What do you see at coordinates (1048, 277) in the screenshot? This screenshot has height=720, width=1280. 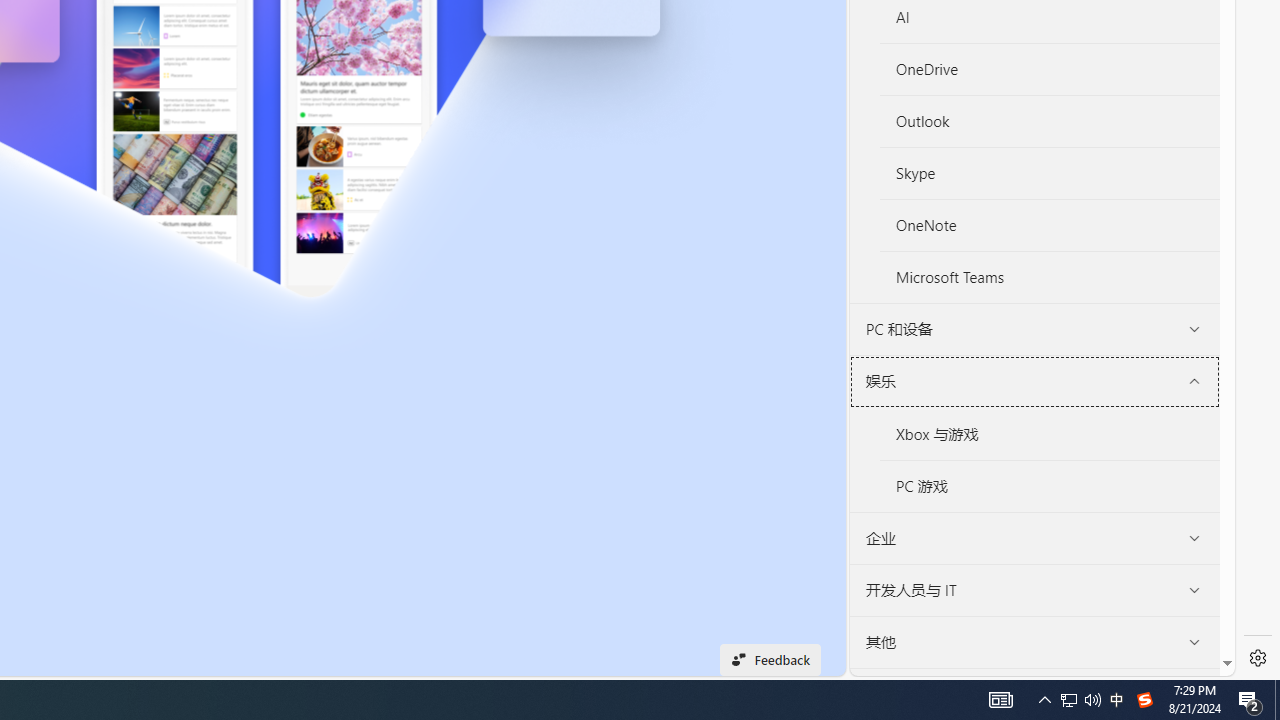 I see `'Microsoft Teams'` at bounding box center [1048, 277].